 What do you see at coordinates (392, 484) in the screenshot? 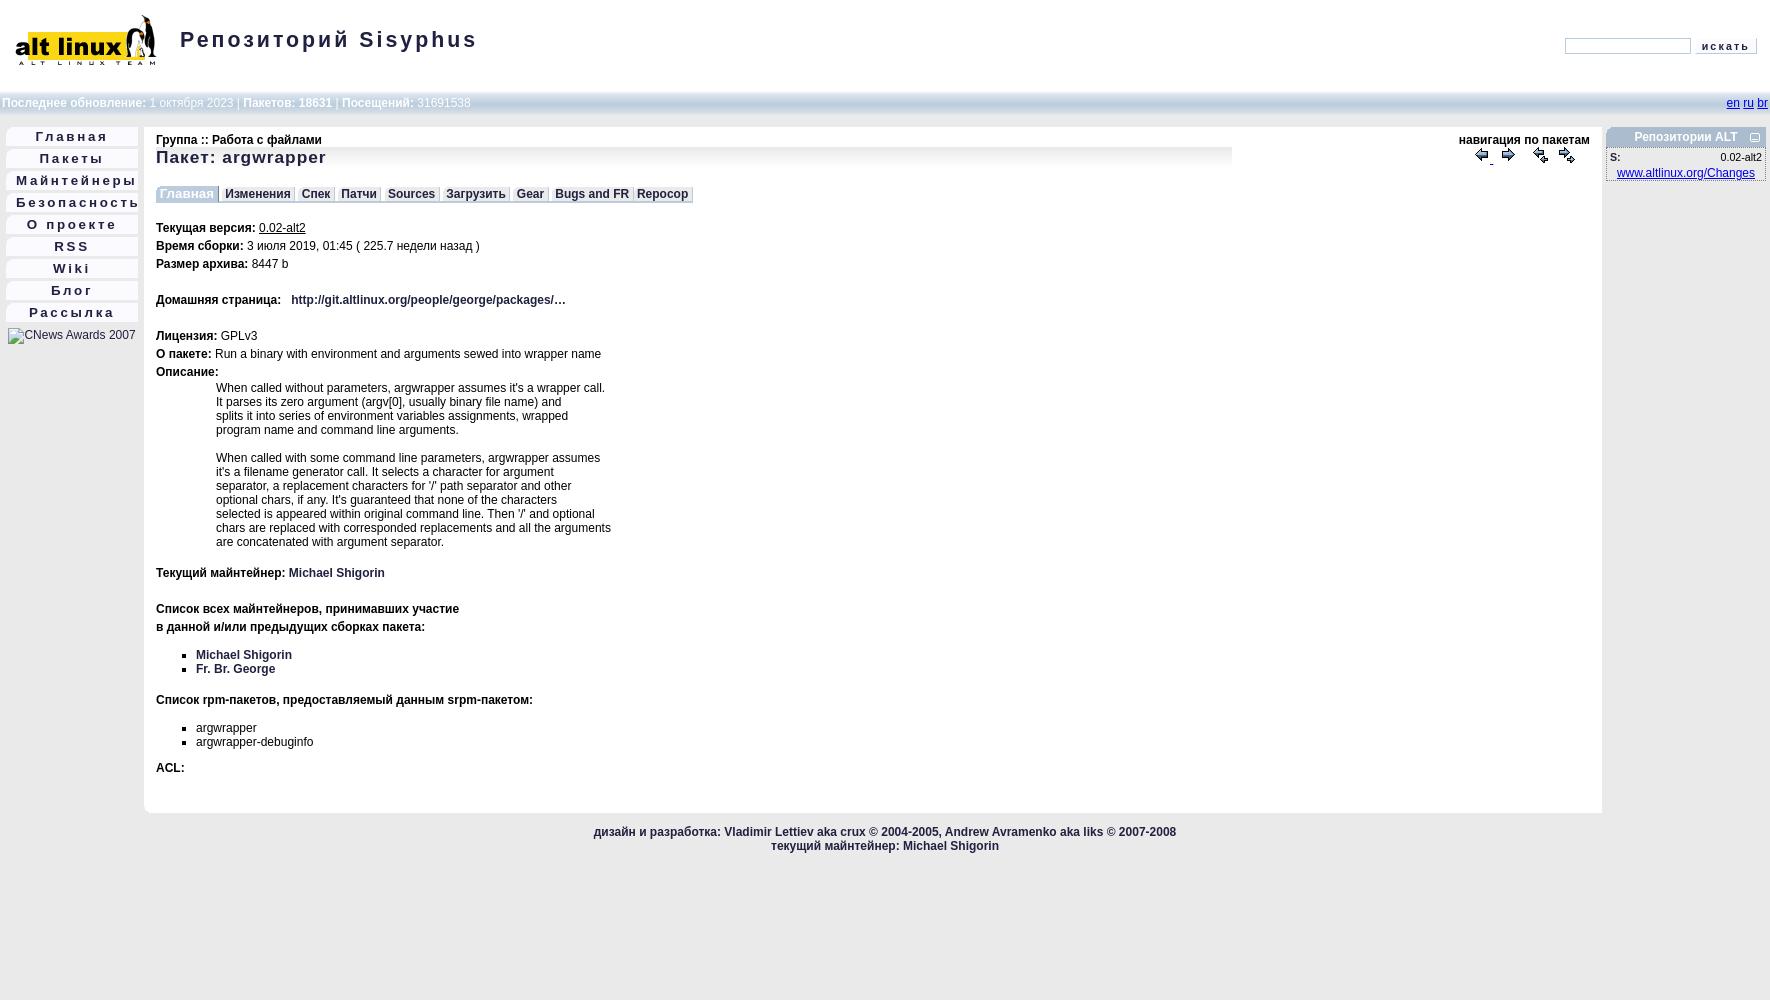
I see `'separator, a replacement characters for '/' path separator and other'` at bounding box center [392, 484].